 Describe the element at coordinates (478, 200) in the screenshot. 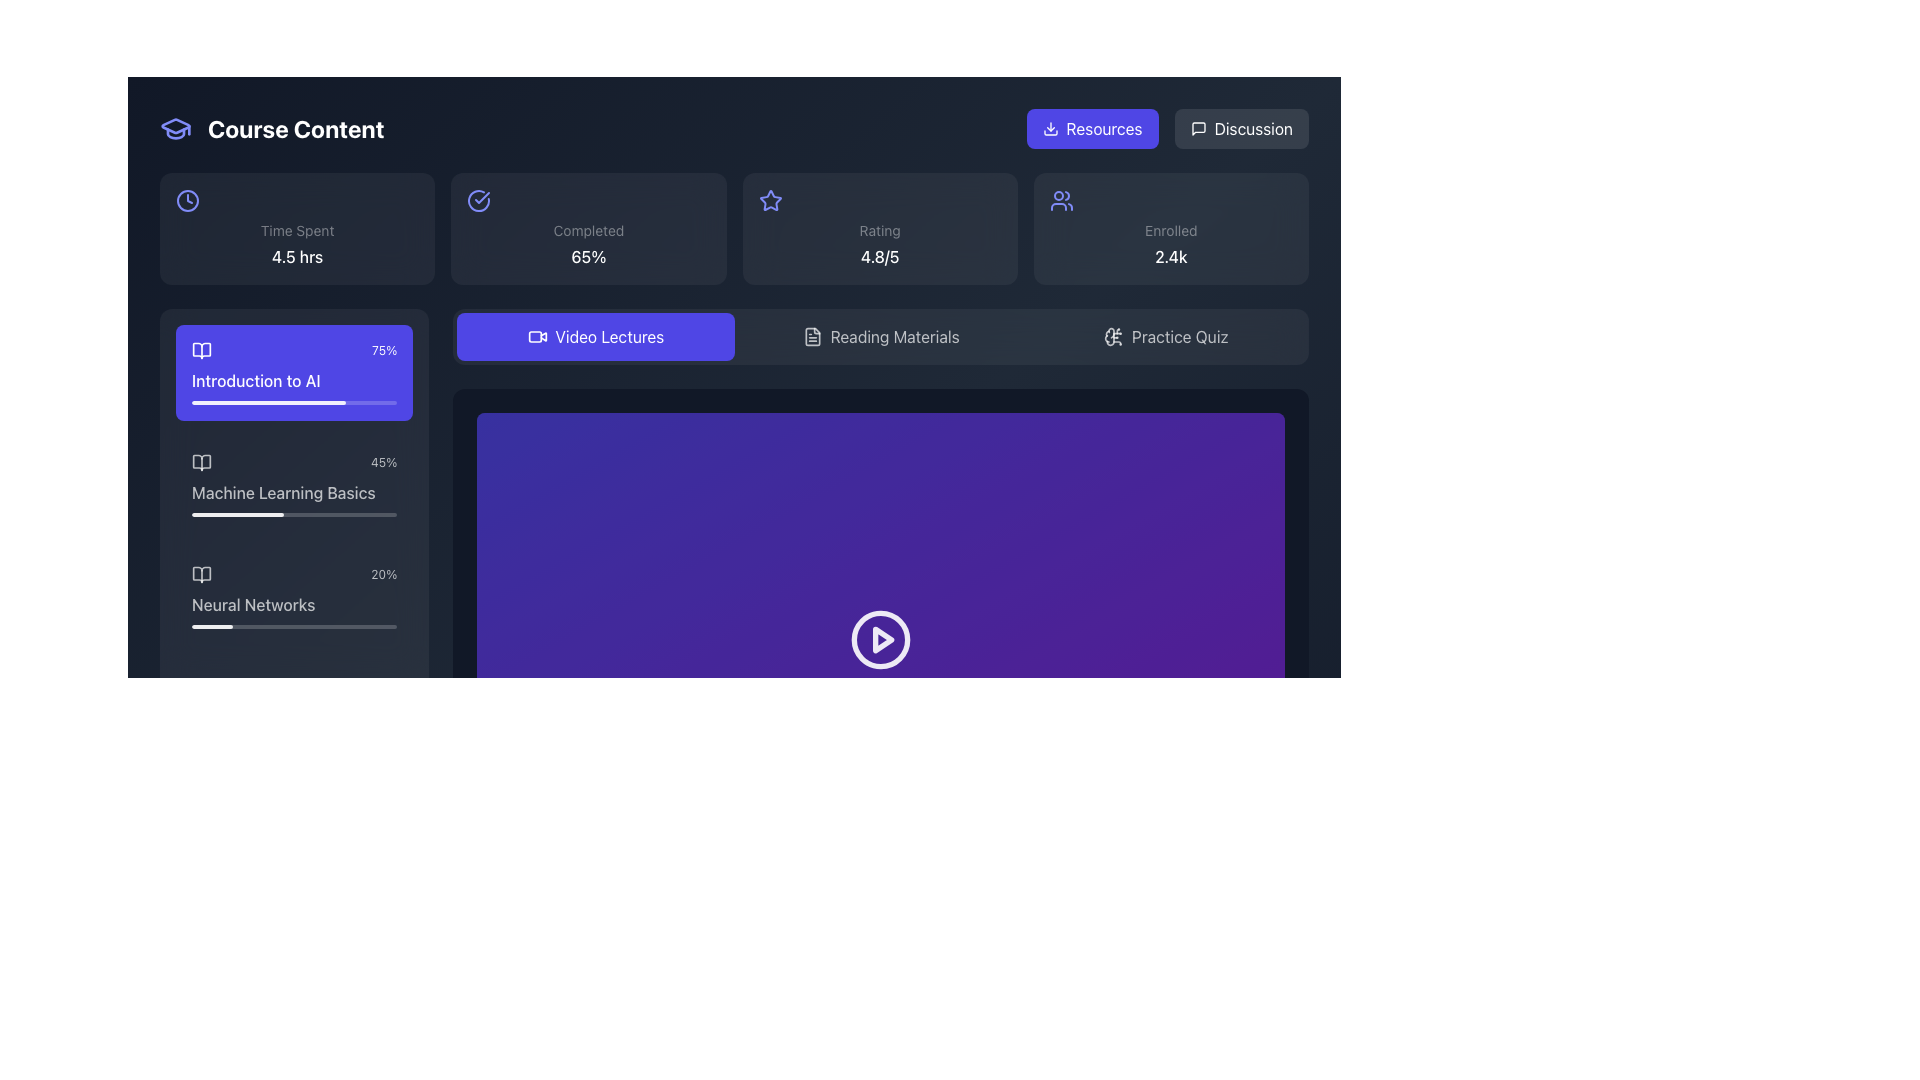

I see `the completion state icon located at the top-center of the user interface within the 'Completed' card` at that location.